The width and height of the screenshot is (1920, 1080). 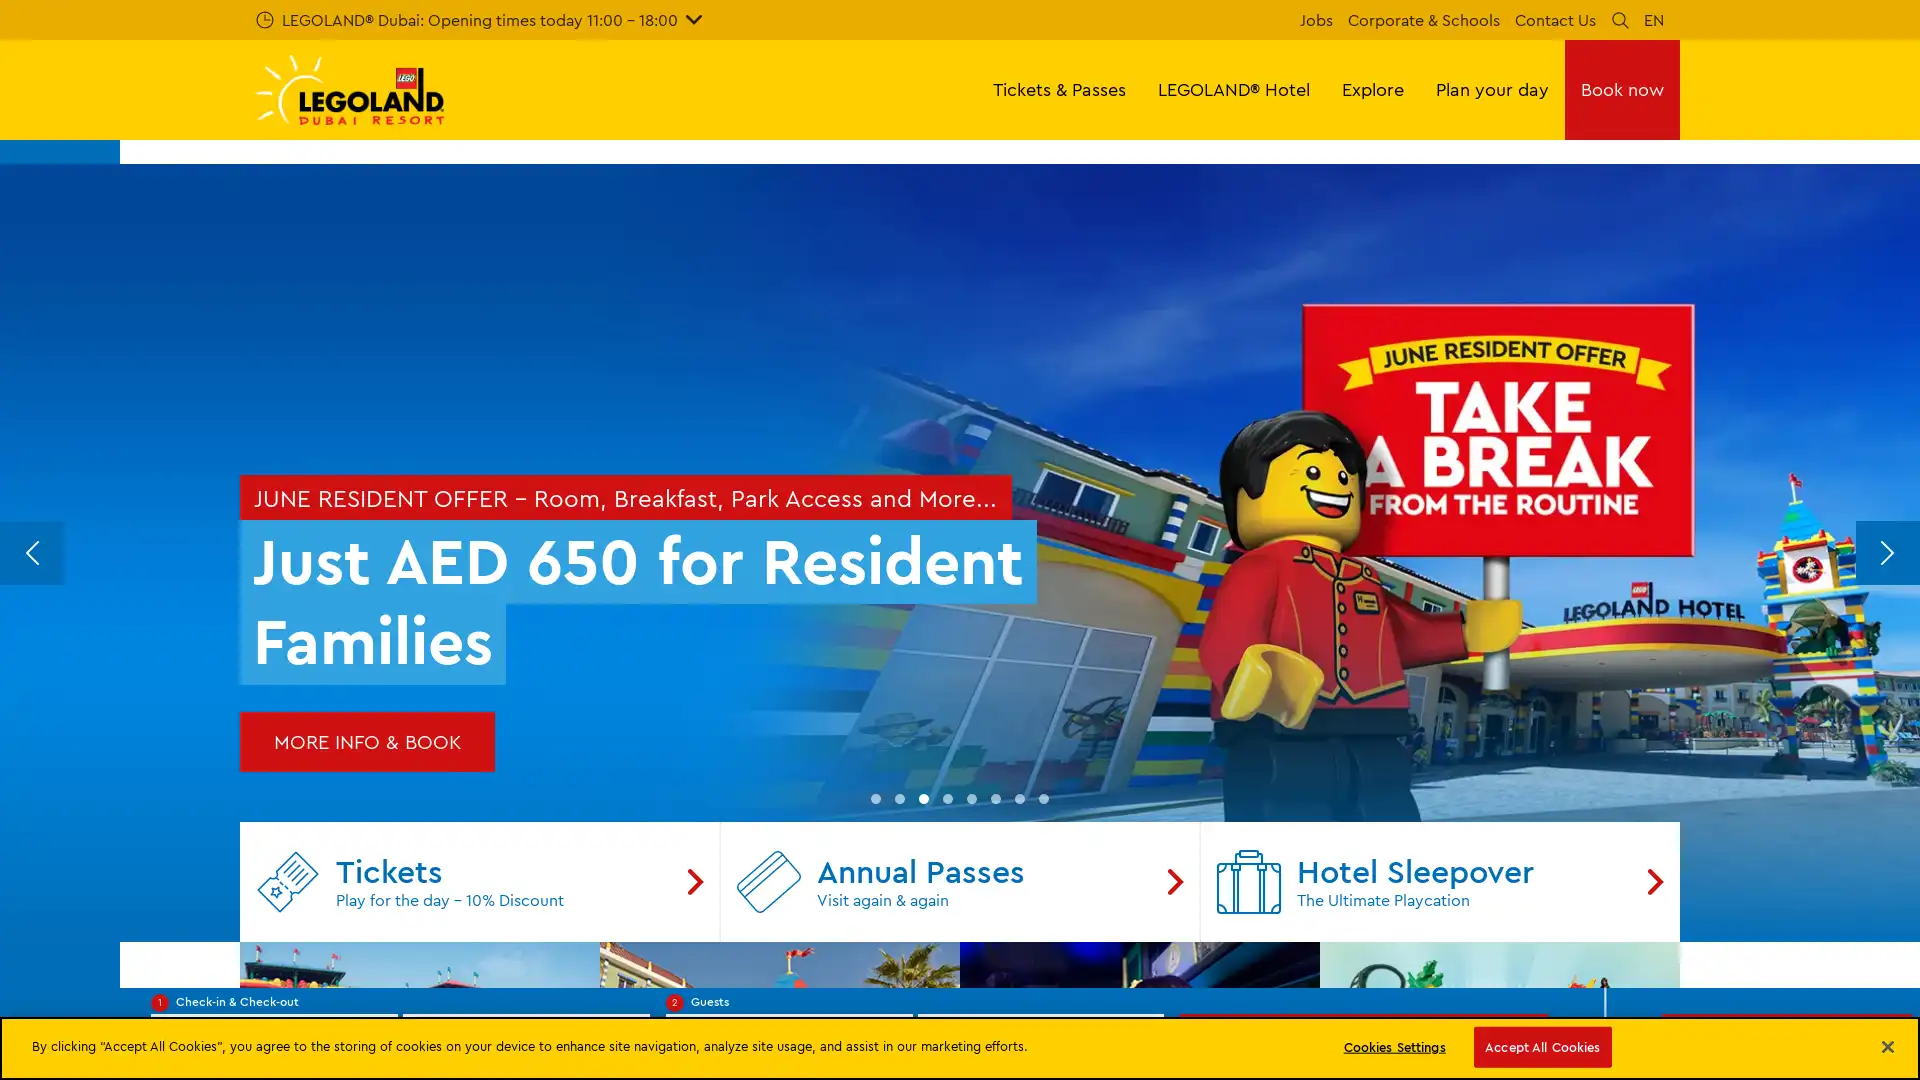 I want to click on Close, so click(x=1886, y=1044).